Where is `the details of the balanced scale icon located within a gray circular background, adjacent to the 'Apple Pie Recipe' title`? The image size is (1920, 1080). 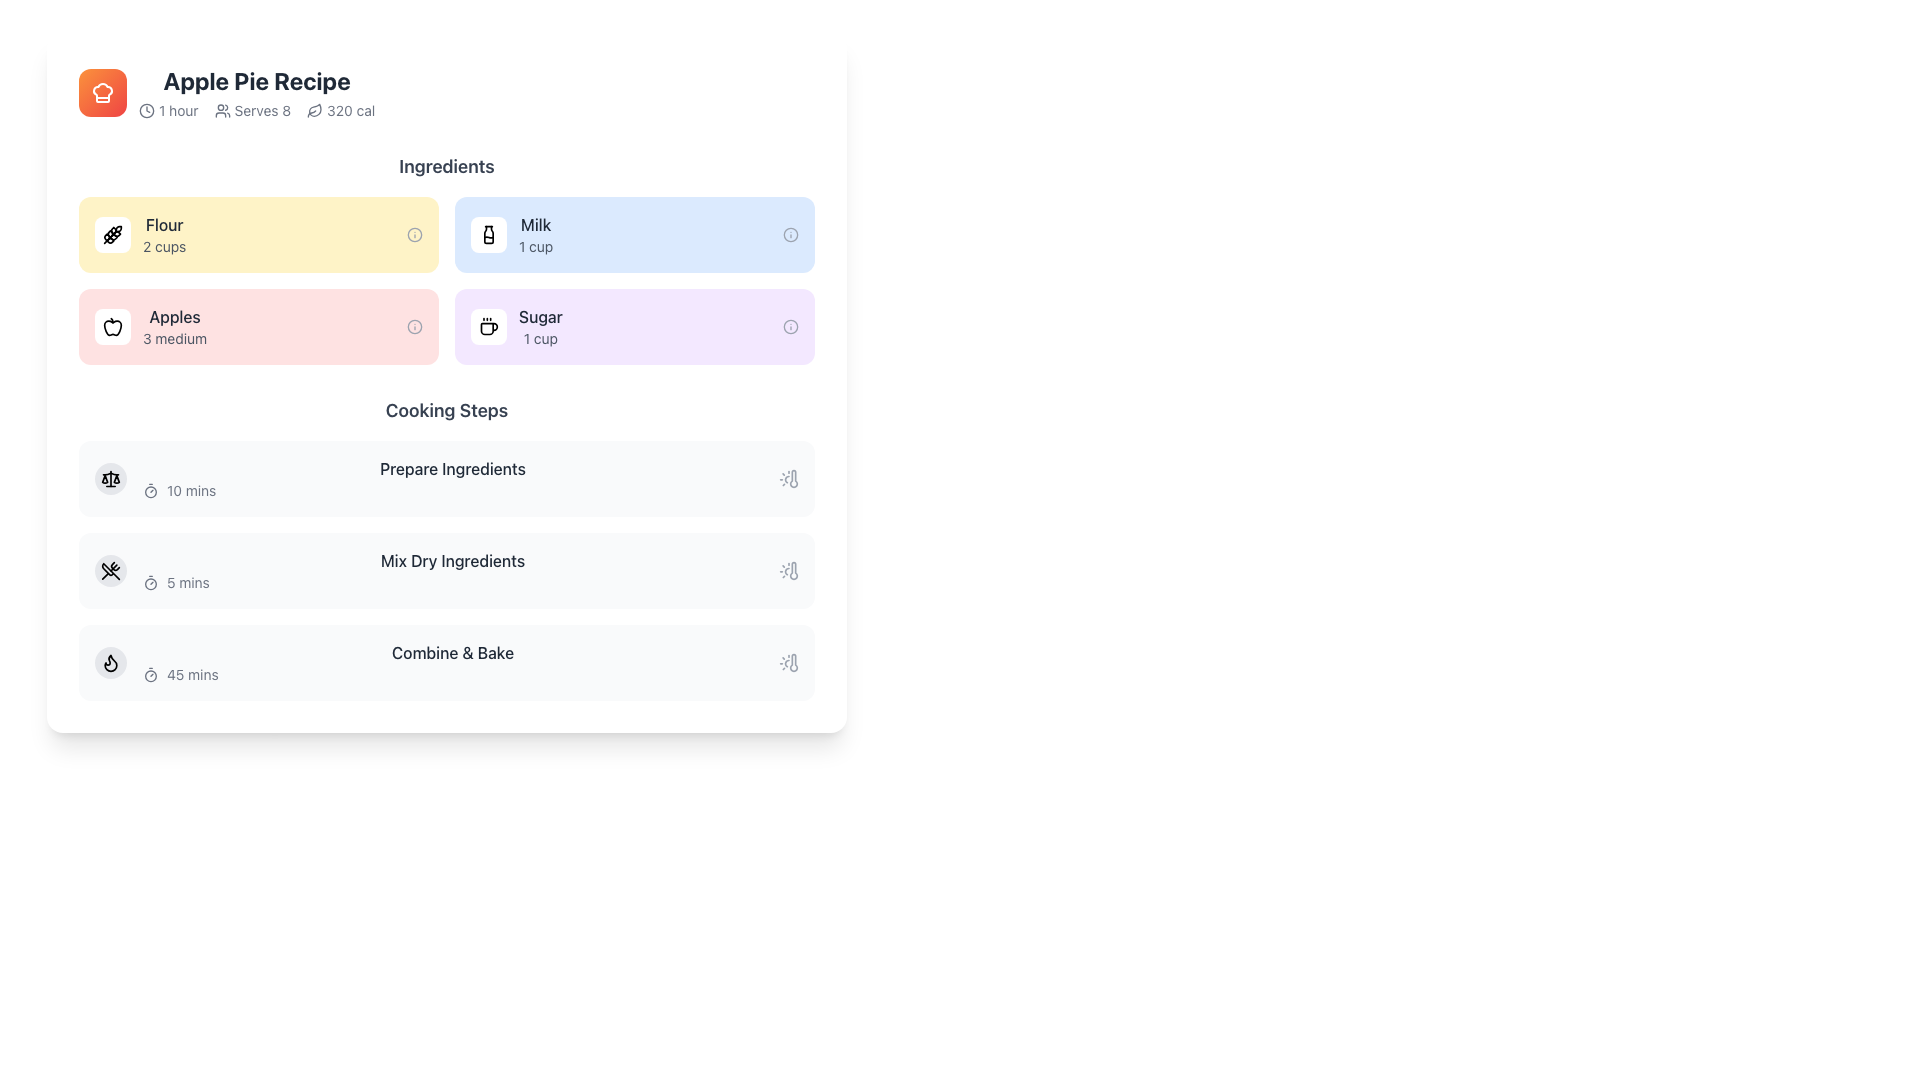
the details of the balanced scale icon located within a gray circular background, adjacent to the 'Apple Pie Recipe' title is located at coordinates (109, 478).